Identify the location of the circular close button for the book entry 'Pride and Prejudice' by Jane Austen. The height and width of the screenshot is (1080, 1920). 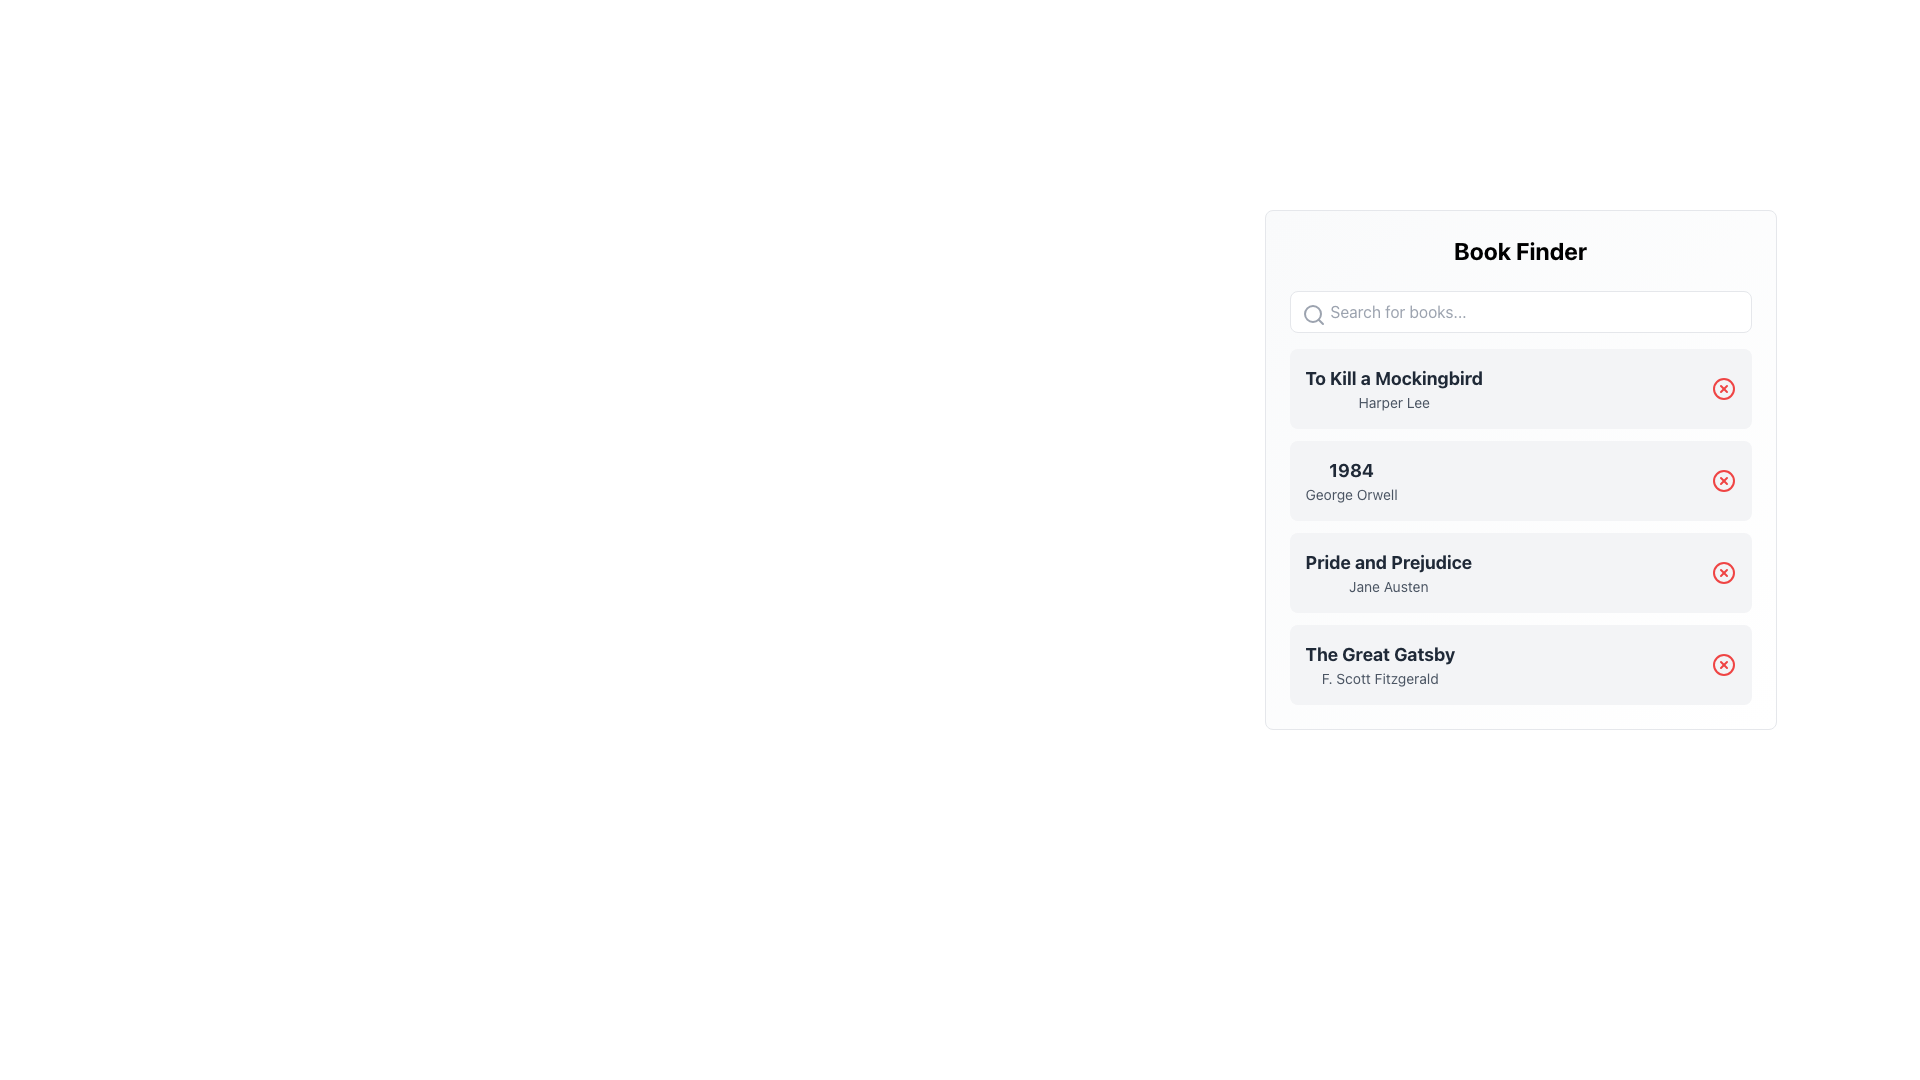
(1722, 573).